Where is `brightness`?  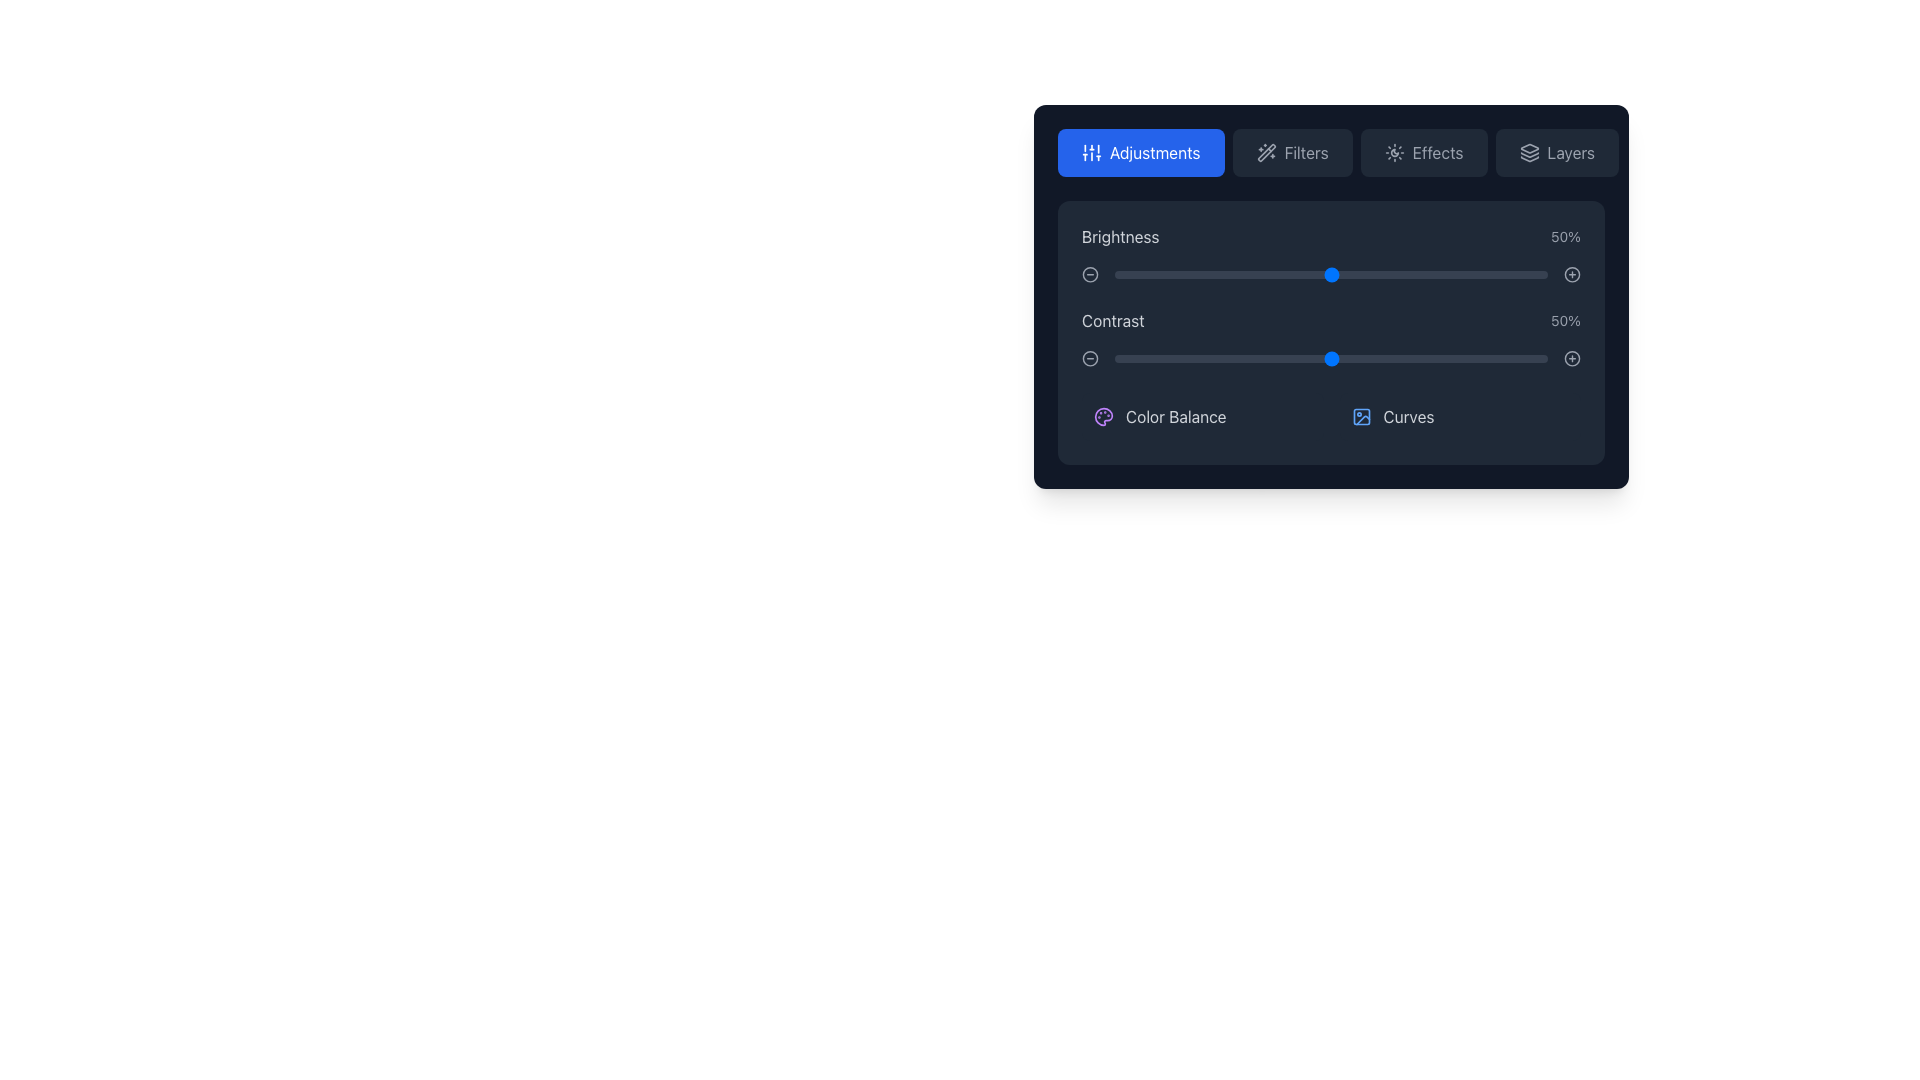
brightness is located at coordinates (1260, 274).